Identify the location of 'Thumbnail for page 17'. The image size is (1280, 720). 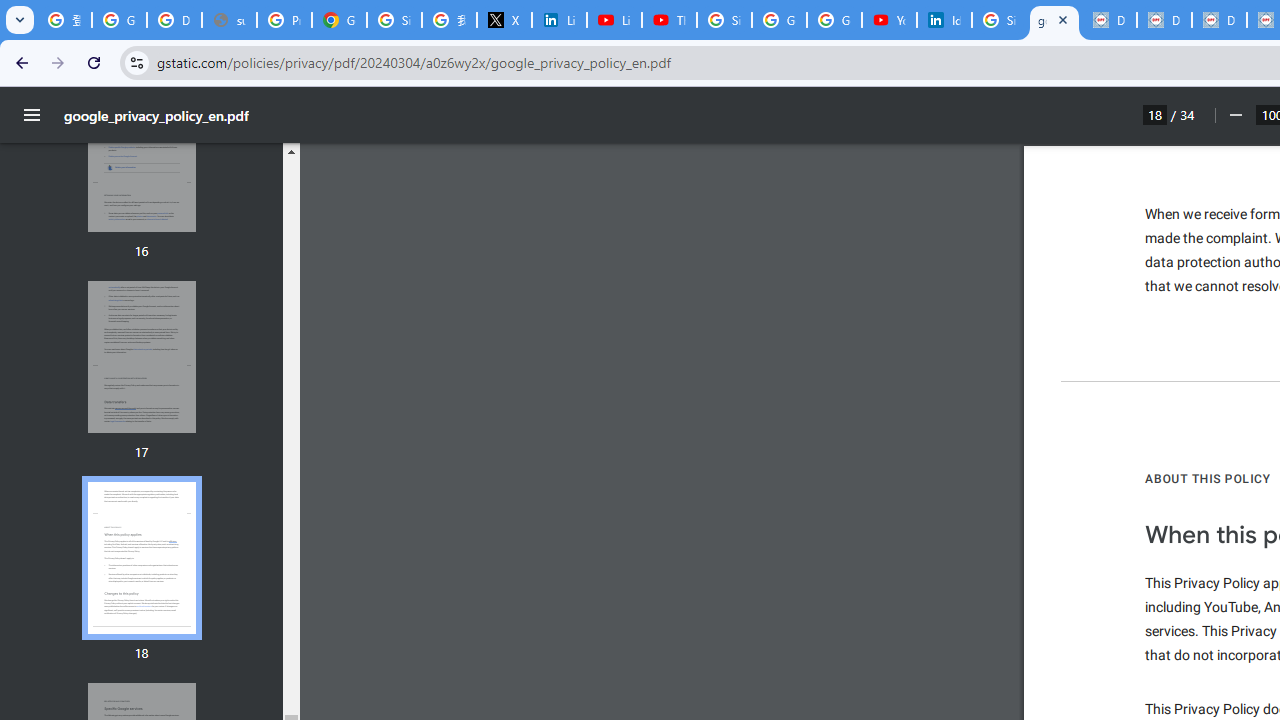
(140, 356).